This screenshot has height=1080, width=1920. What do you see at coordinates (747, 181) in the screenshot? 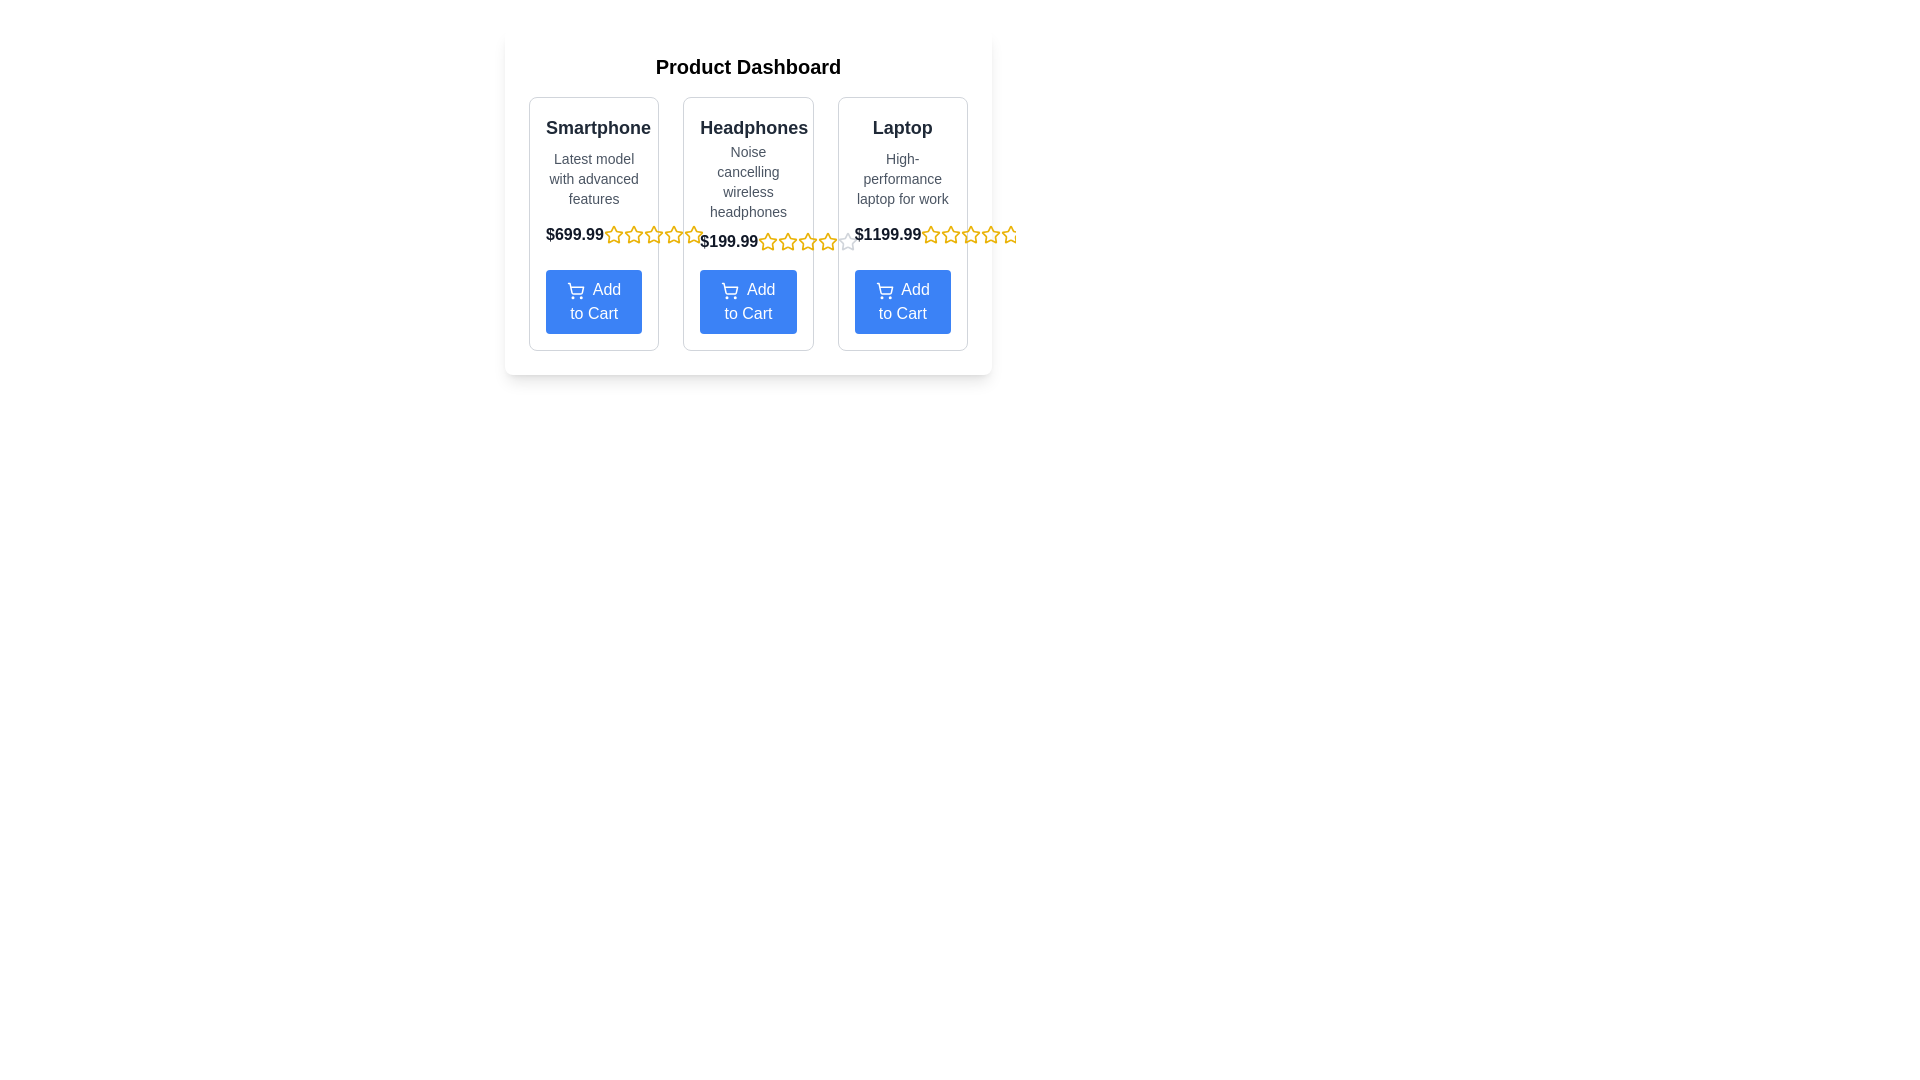
I see `the text label element that reads 'Noise cancelling wireless headphones', which is styled in gray and positioned below the title 'Headphones' and above the price '$199.99'` at bounding box center [747, 181].